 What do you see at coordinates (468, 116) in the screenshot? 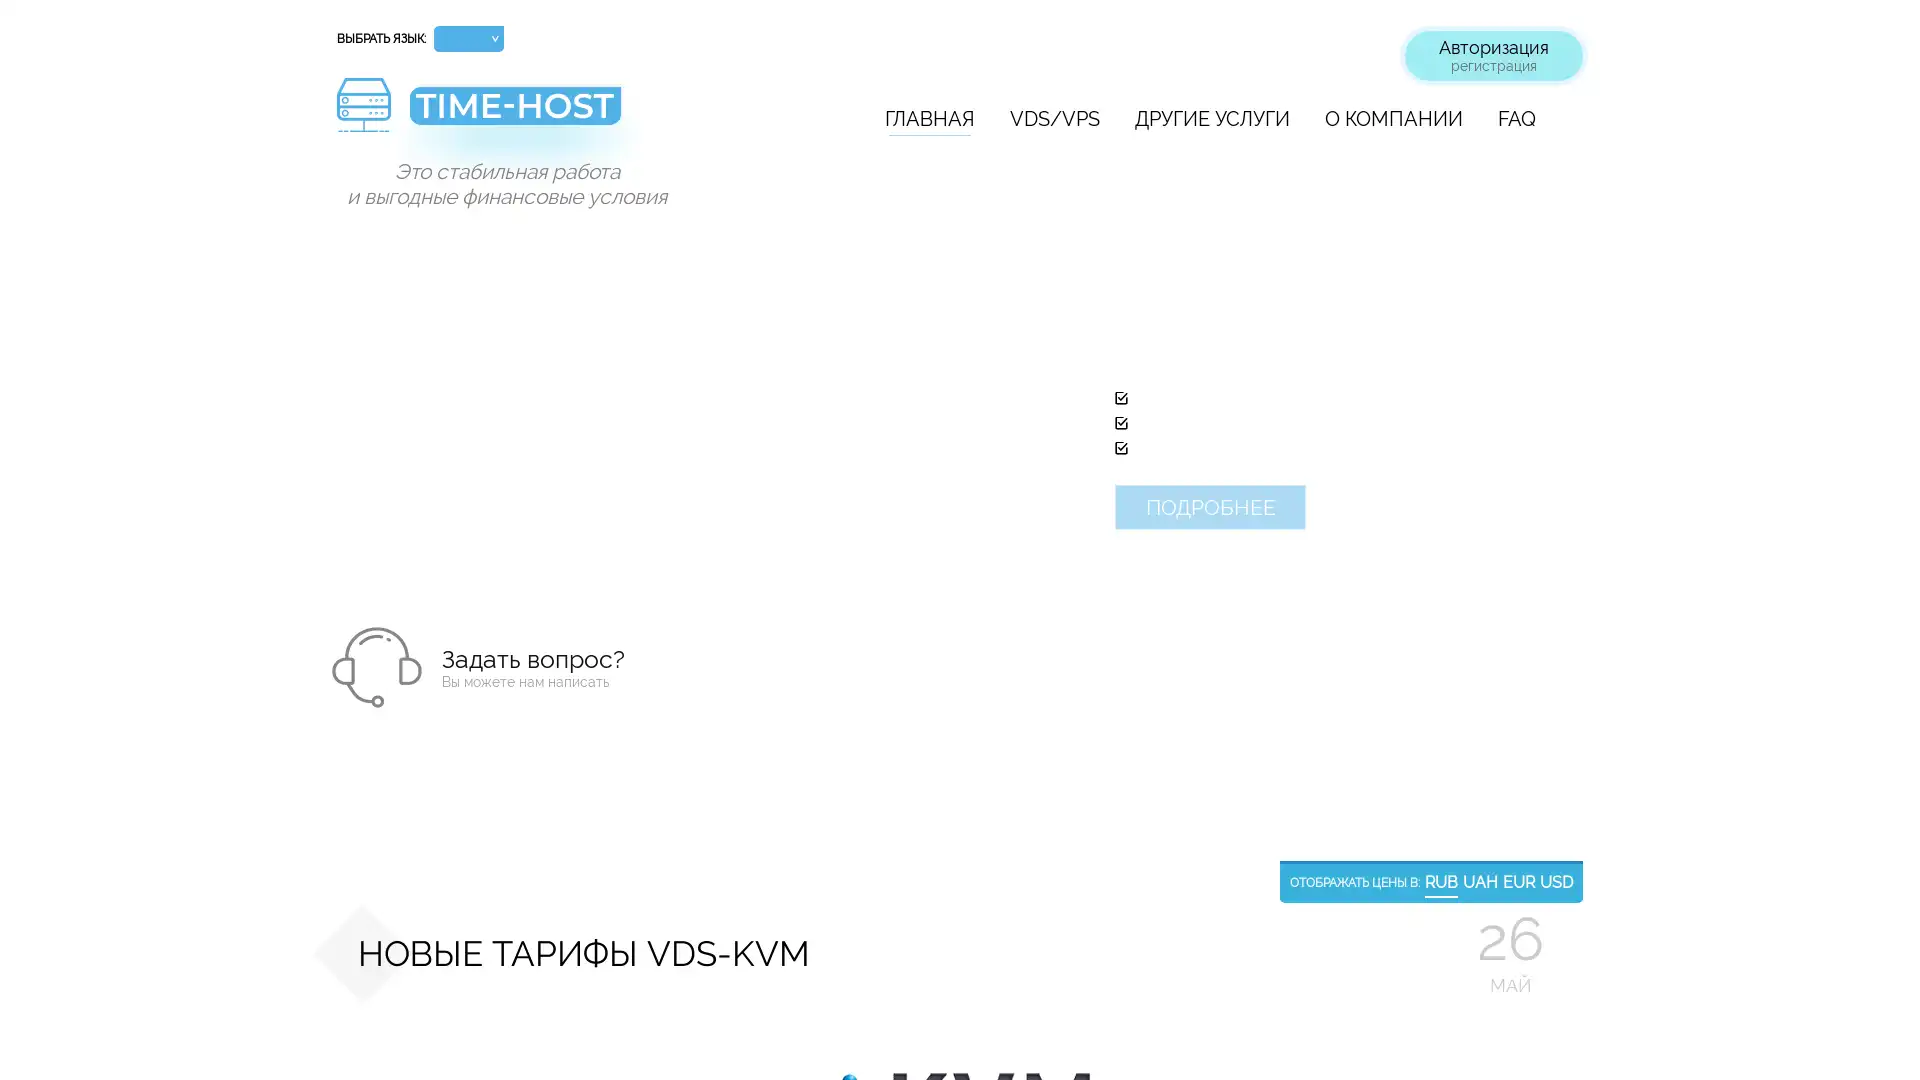
I see `de DE` at bounding box center [468, 116].